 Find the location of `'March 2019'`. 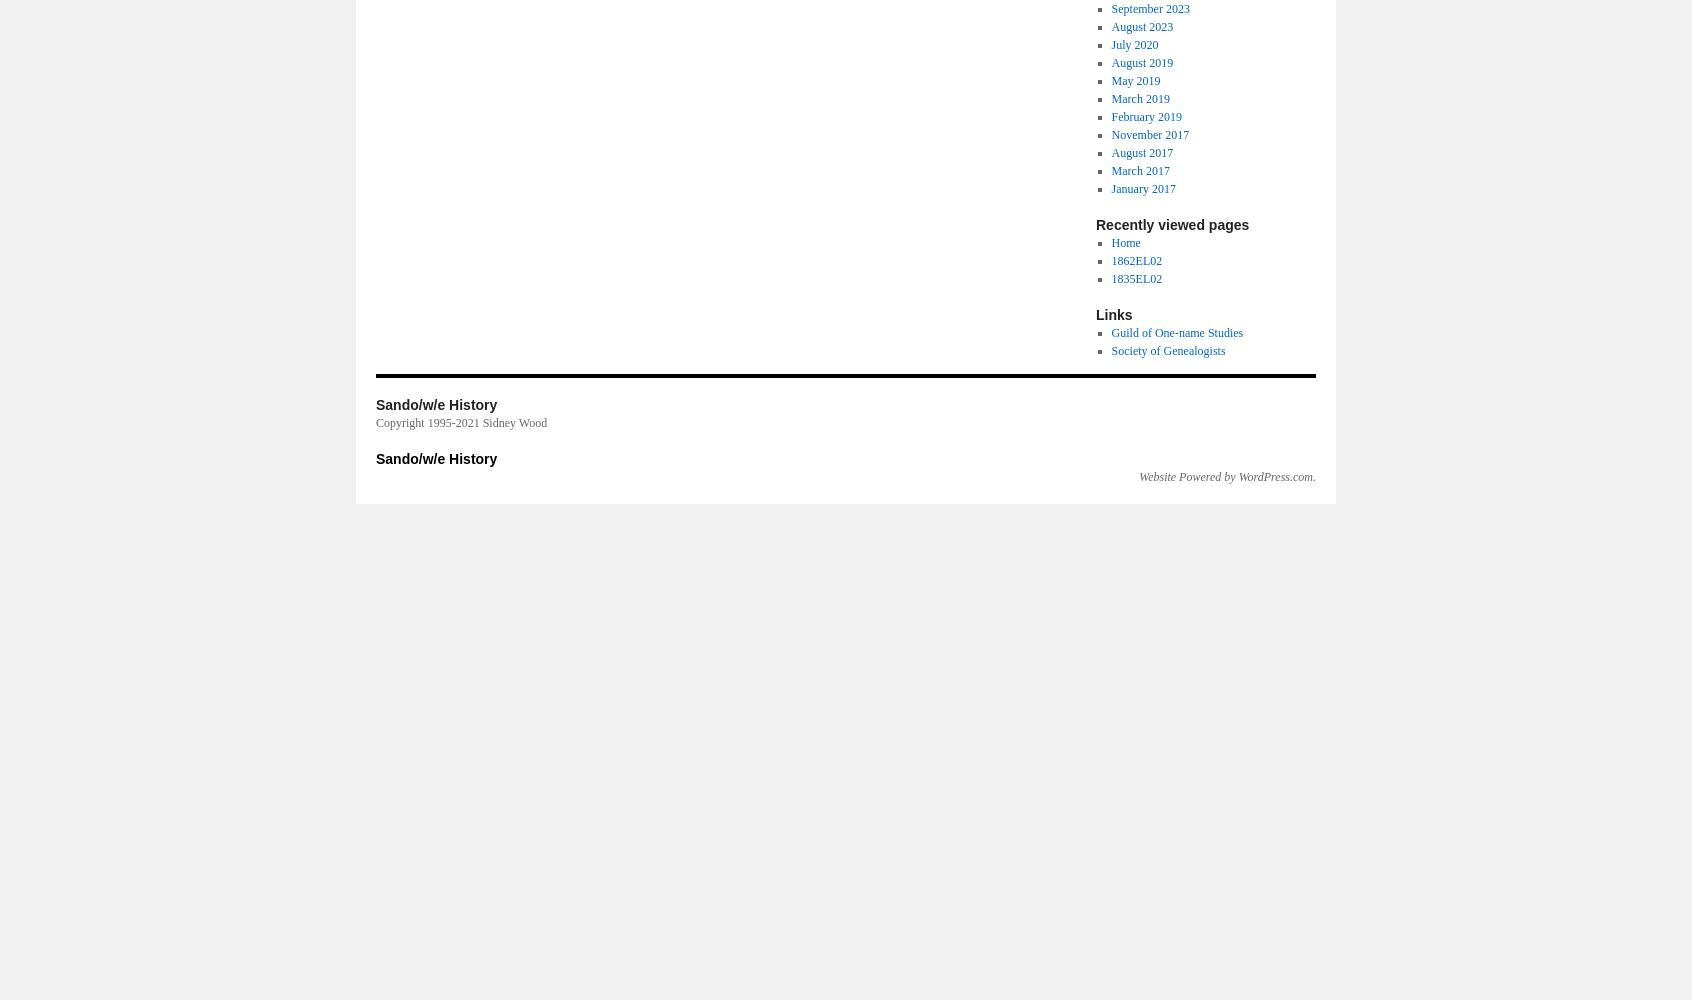

'March 2019' is located at coordinates (1139, 98).